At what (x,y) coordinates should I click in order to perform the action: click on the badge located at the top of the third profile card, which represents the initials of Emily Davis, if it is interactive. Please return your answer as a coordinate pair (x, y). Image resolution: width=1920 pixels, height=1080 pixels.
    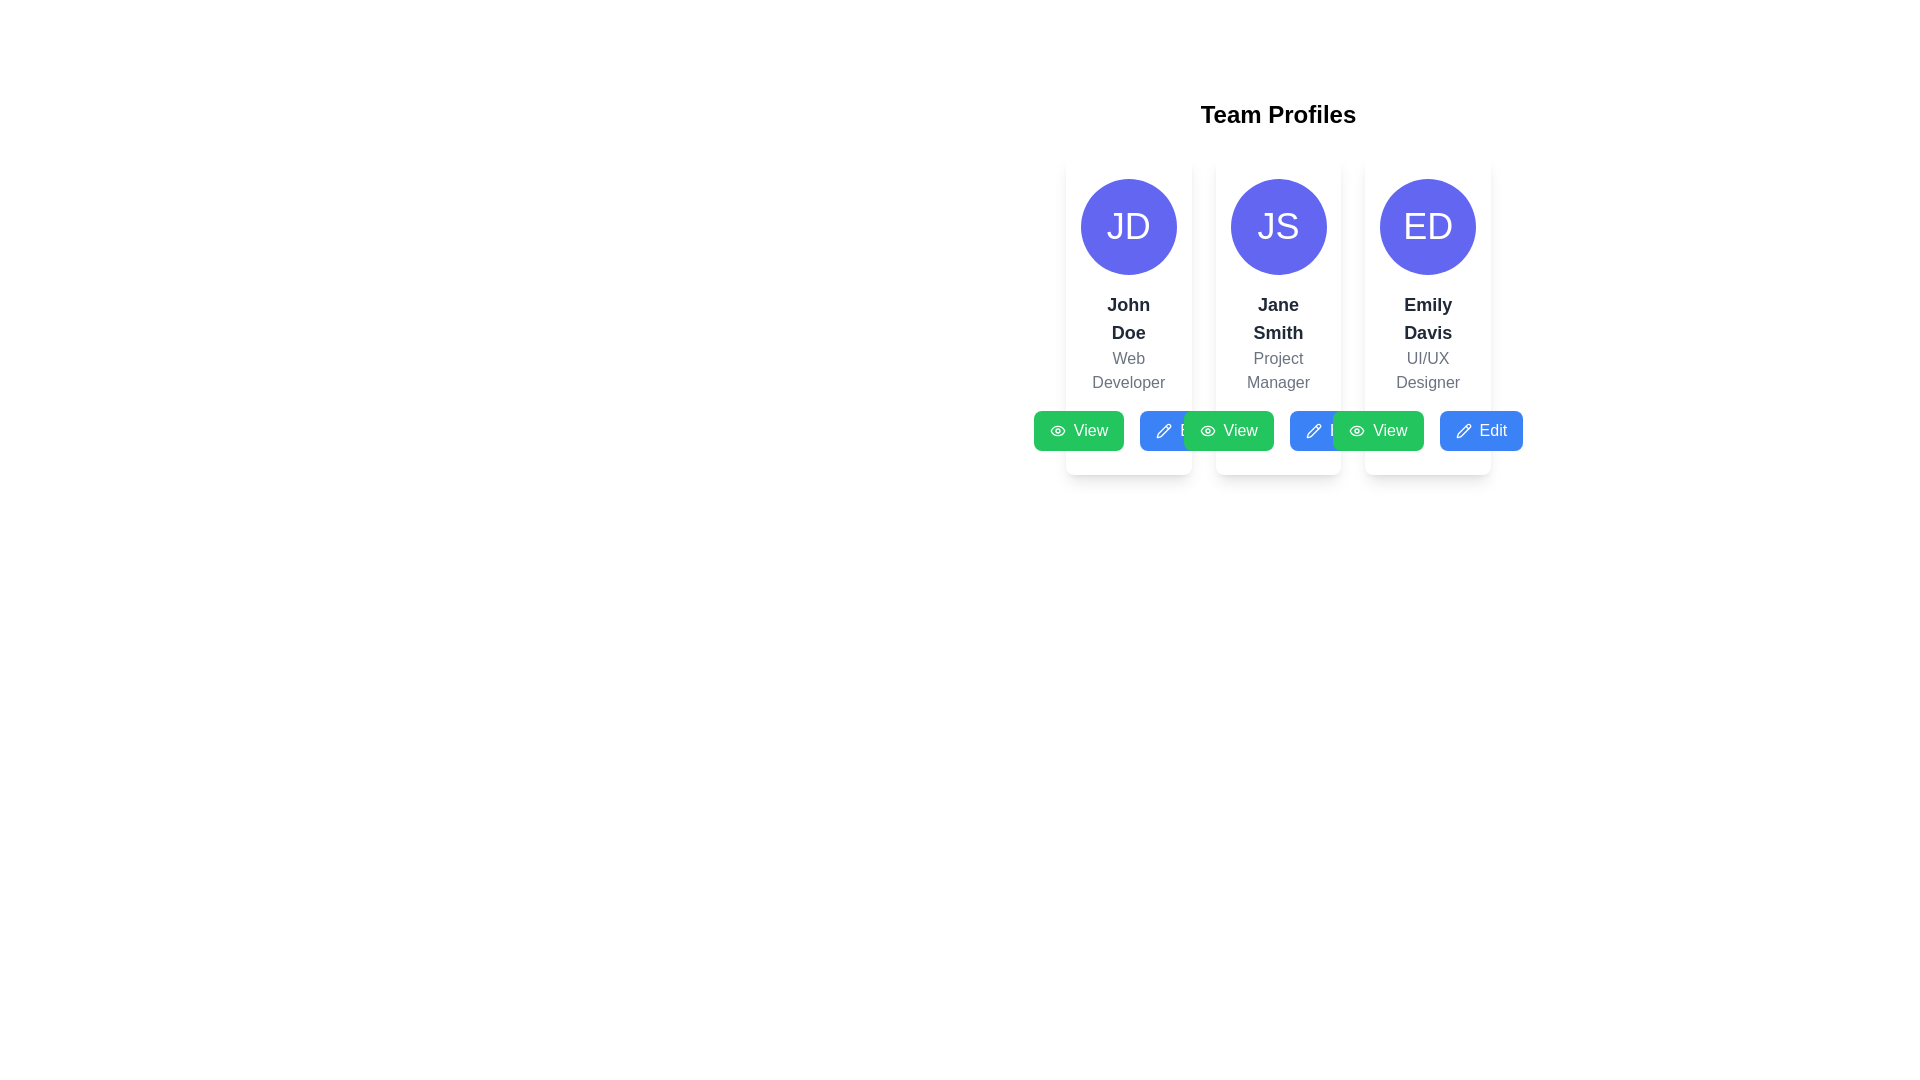
    Looking at the image, I should click on (1427, 226).